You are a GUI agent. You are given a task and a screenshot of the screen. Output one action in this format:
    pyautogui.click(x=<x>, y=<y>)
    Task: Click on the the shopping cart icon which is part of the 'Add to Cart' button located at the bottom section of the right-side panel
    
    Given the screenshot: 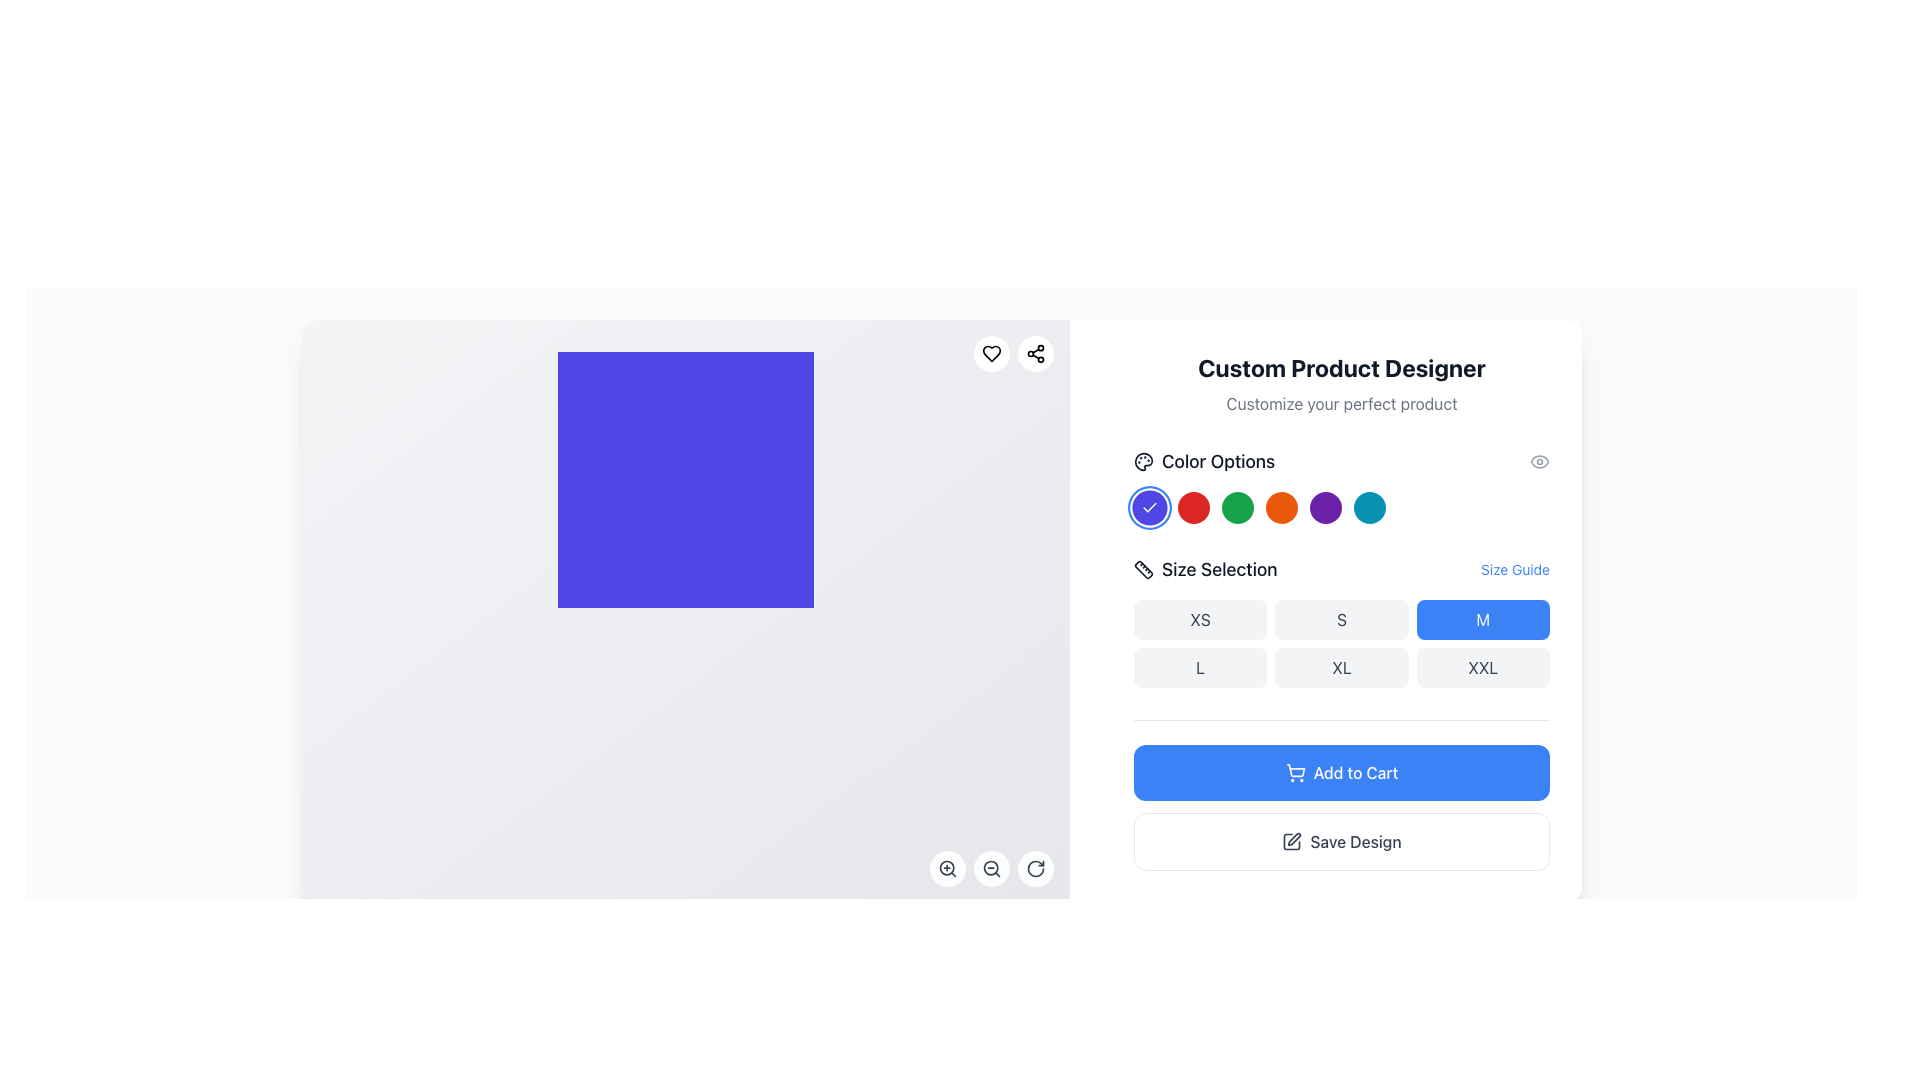 What is the action you would take?
    pyautogui.click(x=1295, y=771)
    